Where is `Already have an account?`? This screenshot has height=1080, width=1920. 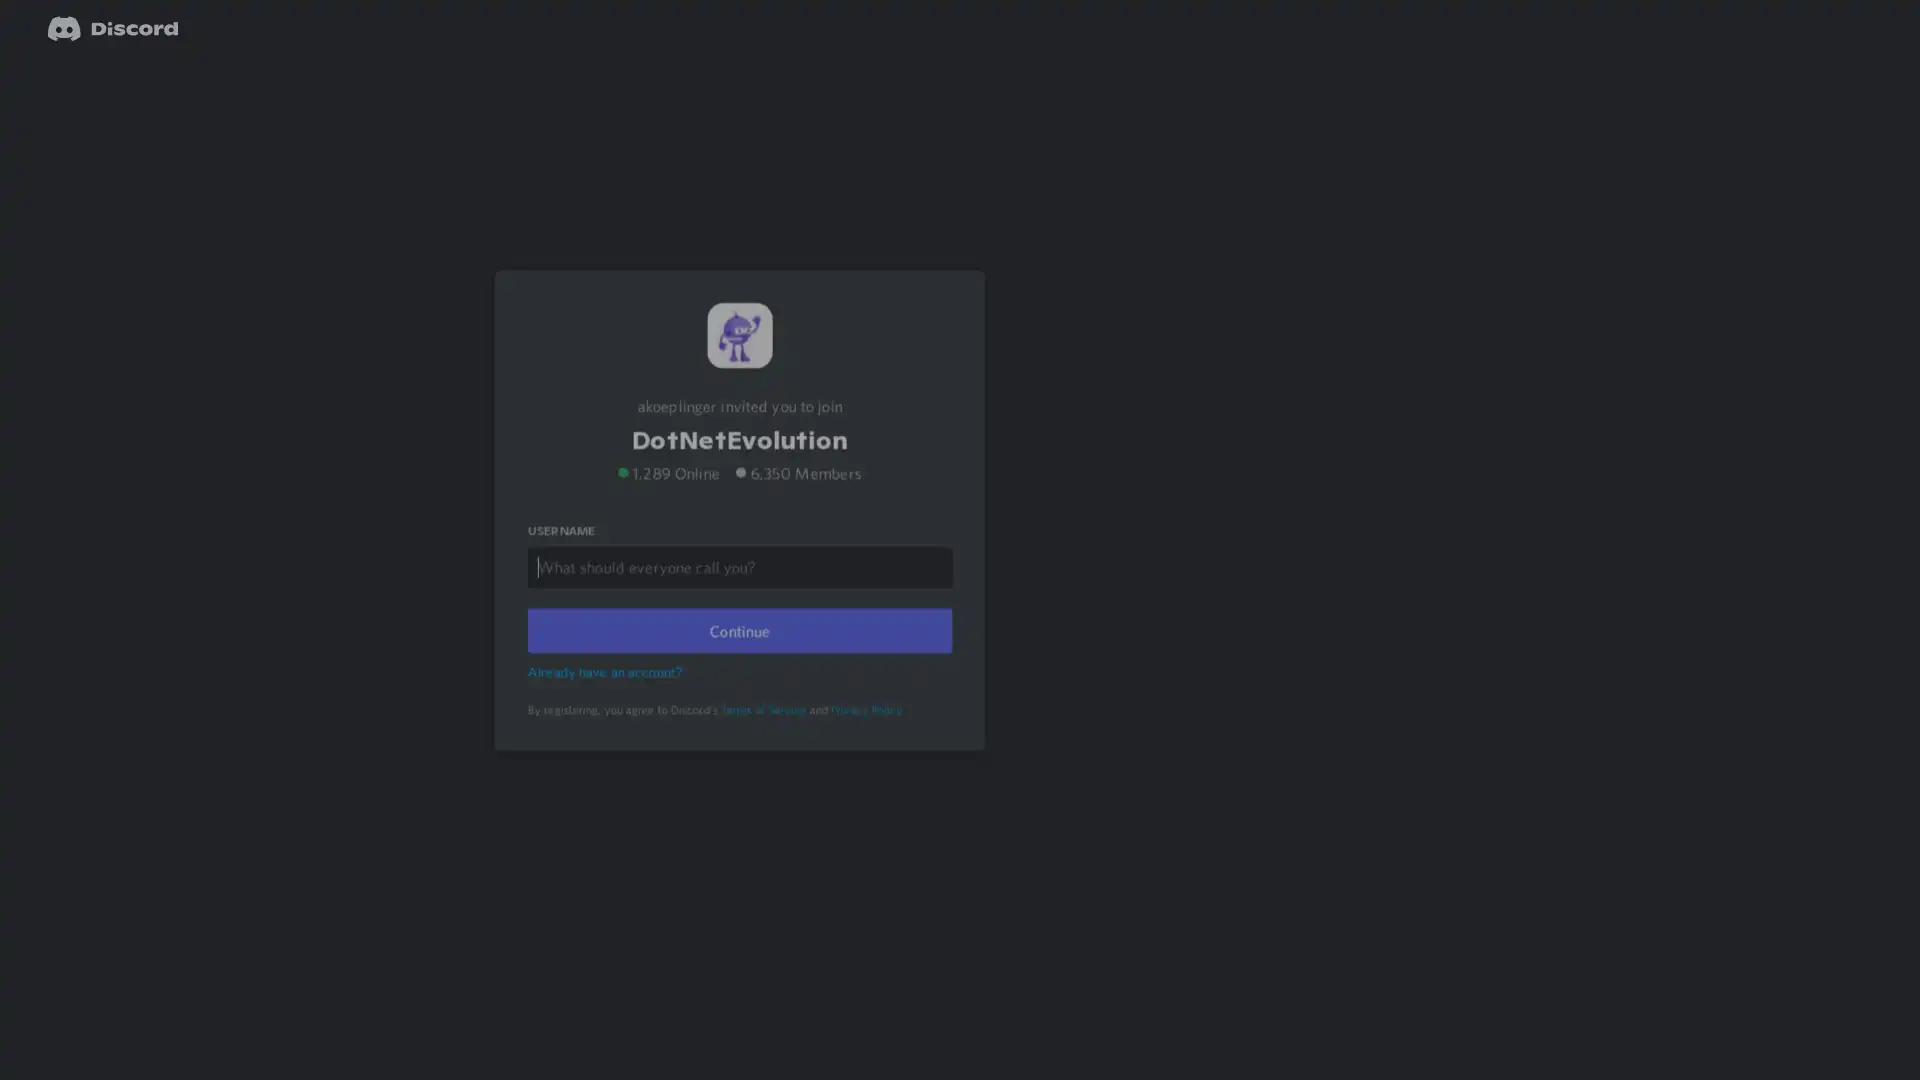
Already have an account? is located at coordinates (607, 696).